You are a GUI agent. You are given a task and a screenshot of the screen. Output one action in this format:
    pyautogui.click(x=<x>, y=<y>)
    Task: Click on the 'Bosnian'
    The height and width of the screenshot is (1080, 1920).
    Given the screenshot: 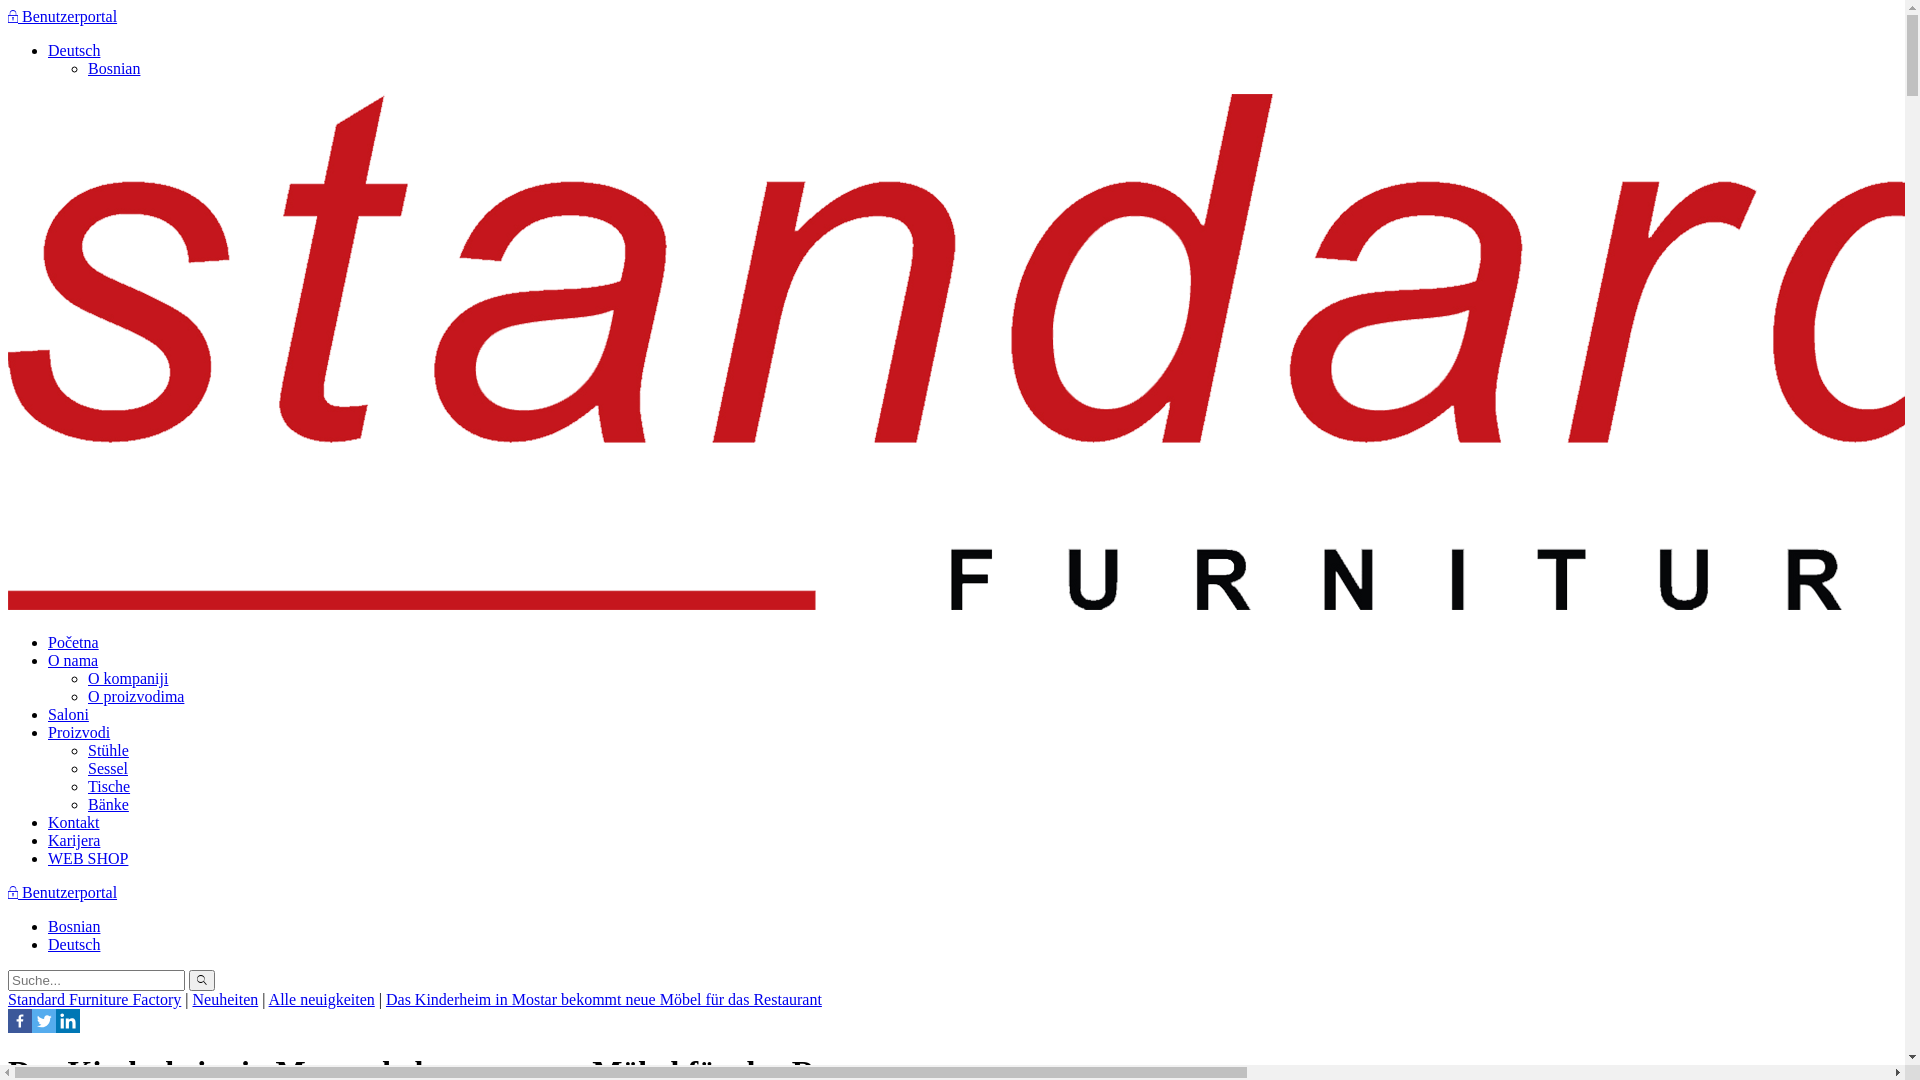 What is the action you would take?
    pyautogui.click(x=48, y=926)
    